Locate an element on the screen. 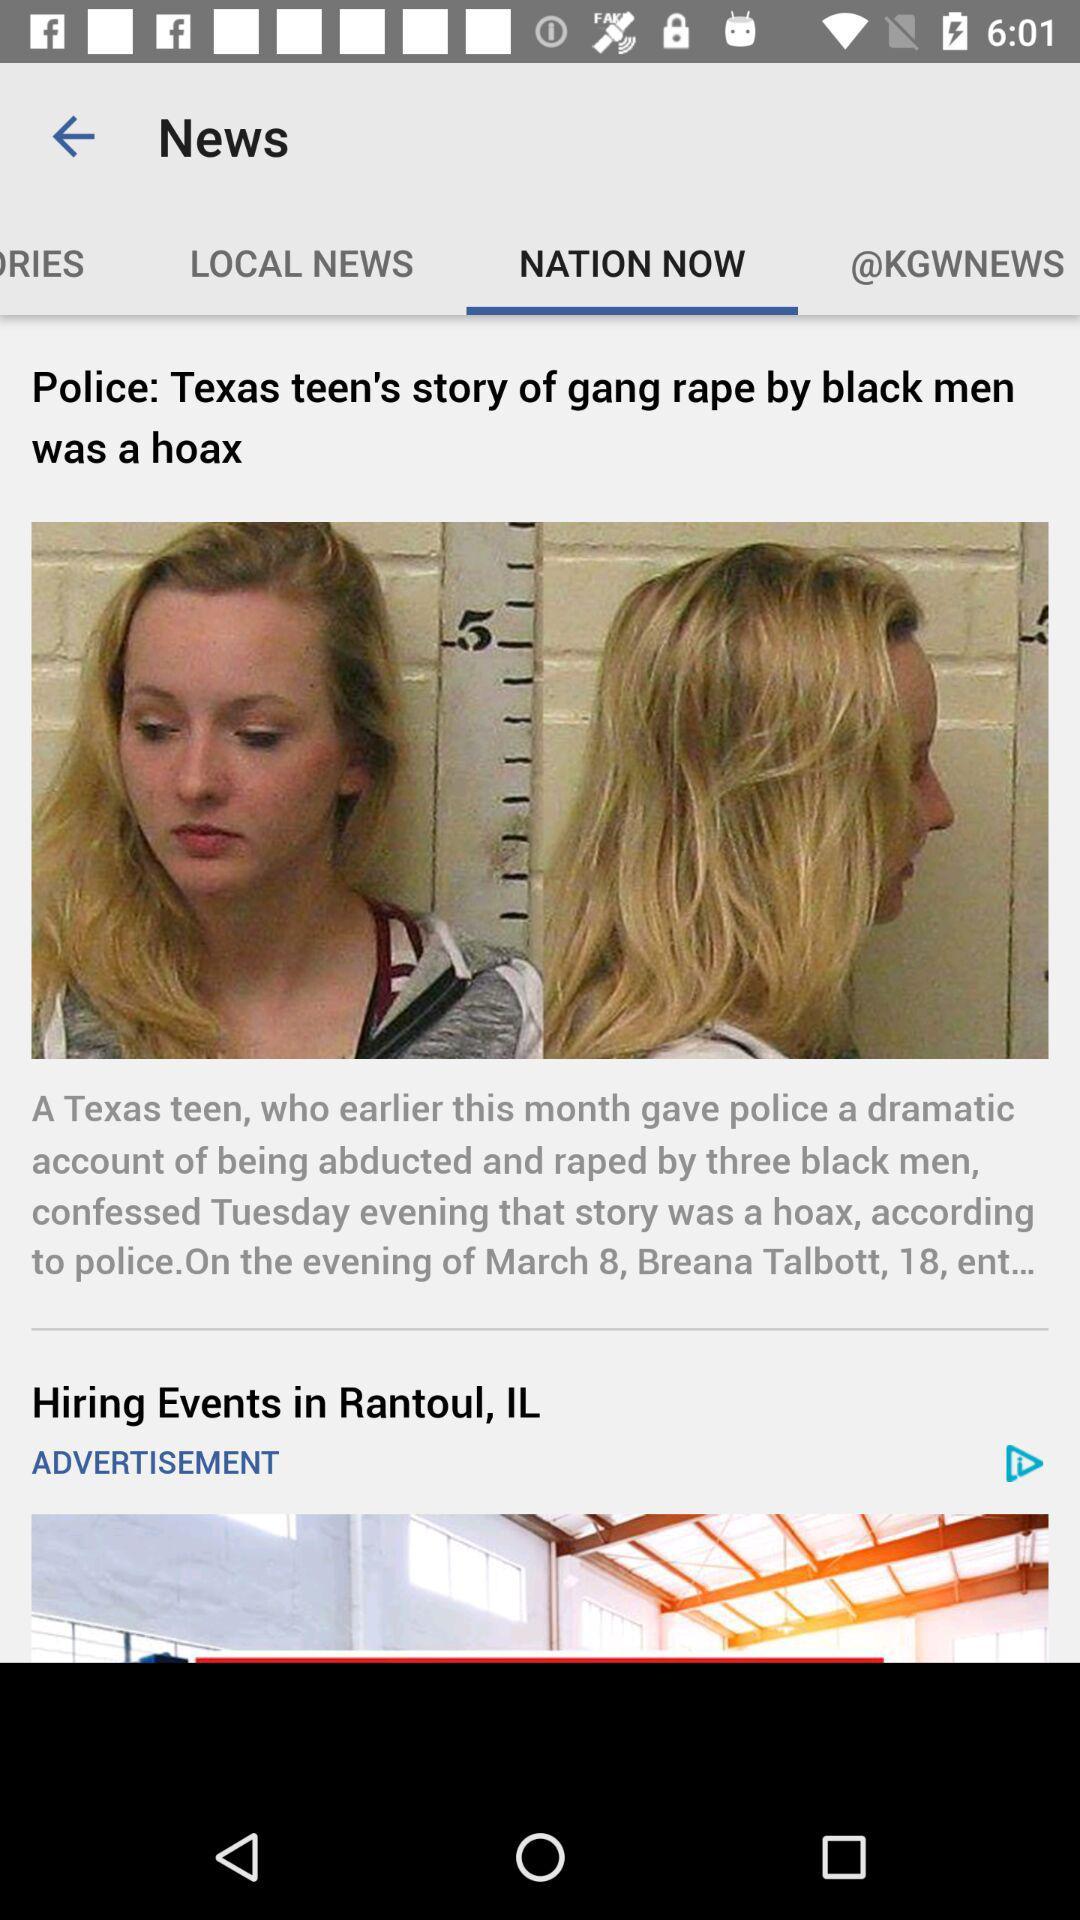 The height and width of the screenshot is (1920, 1080). open advertisement is located at coordinates (540, 1587).